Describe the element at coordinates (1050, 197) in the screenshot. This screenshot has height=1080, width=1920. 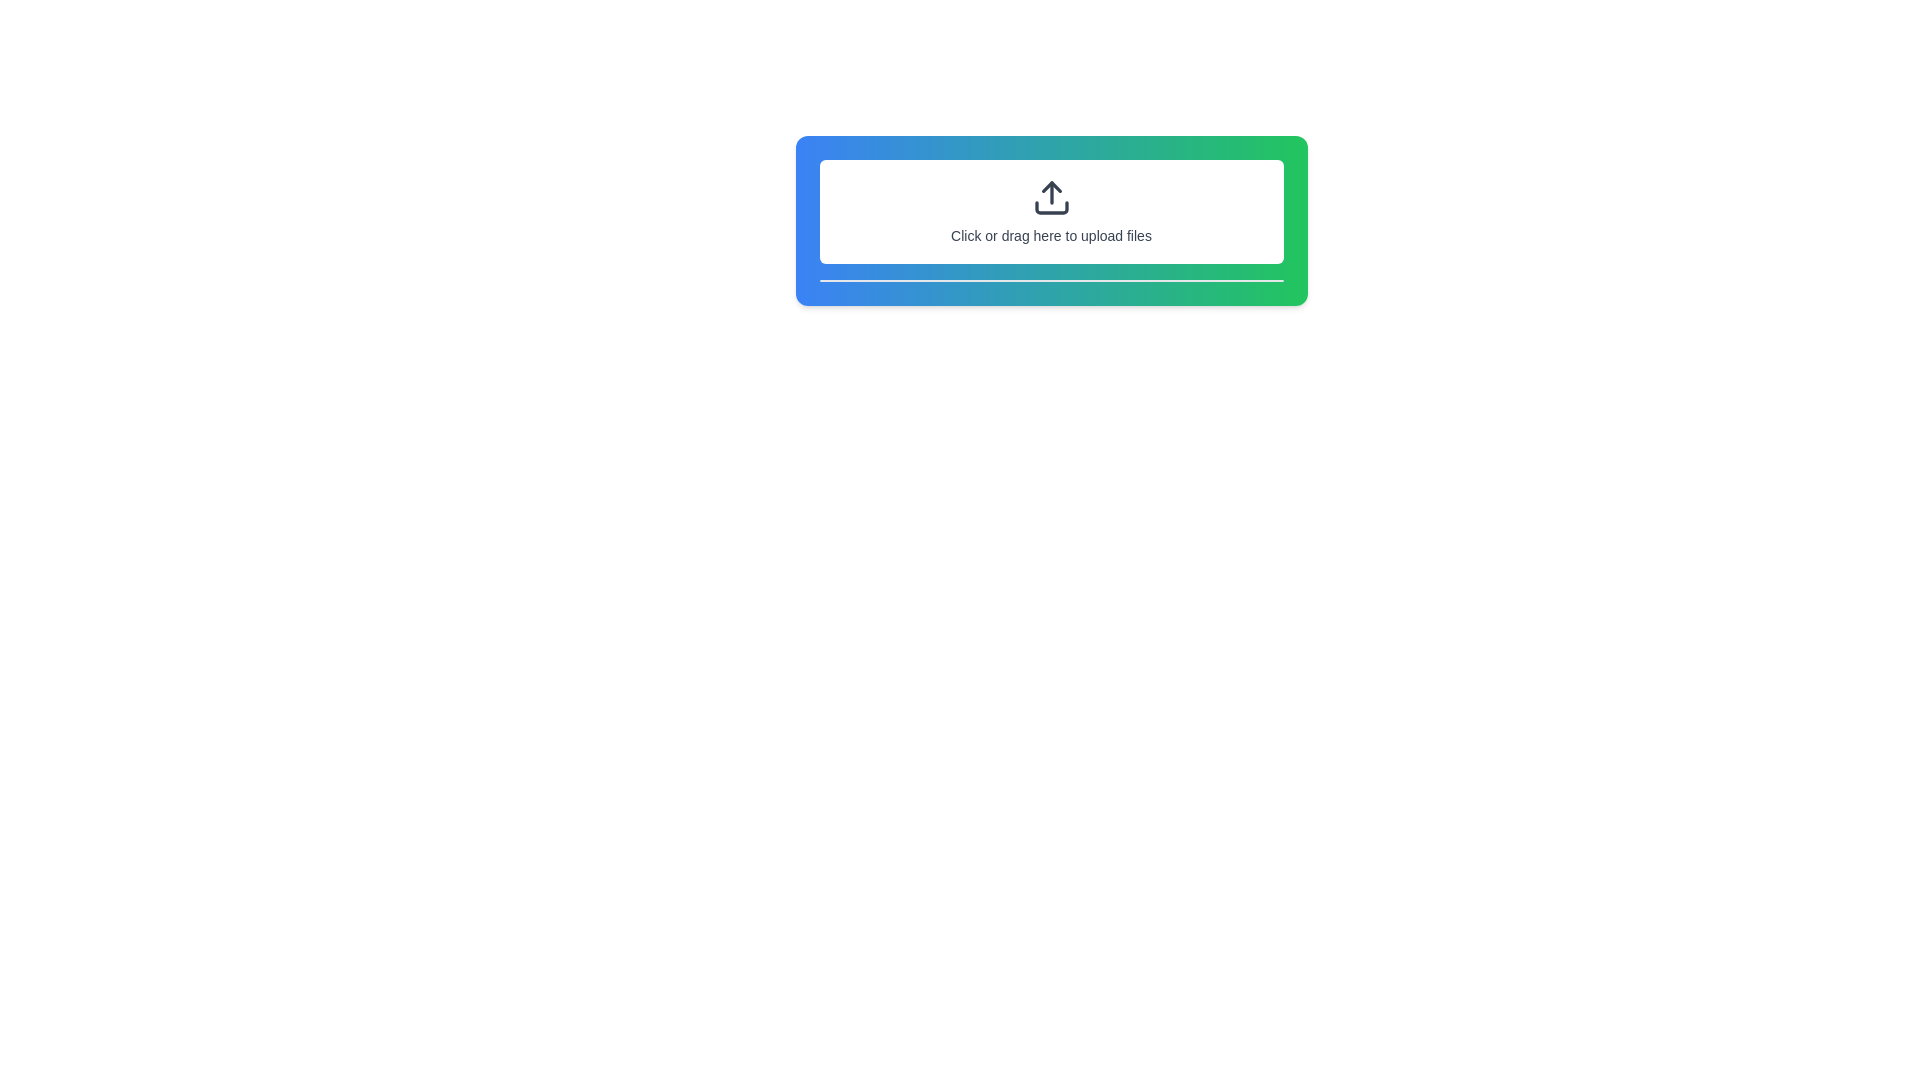
I see `the outlined upload icon which consists of an upward arrow and a tray, styled with a modern vector appearance, located in the centered upload zone labeled 'Click or drag here to upload files.'` at that location.